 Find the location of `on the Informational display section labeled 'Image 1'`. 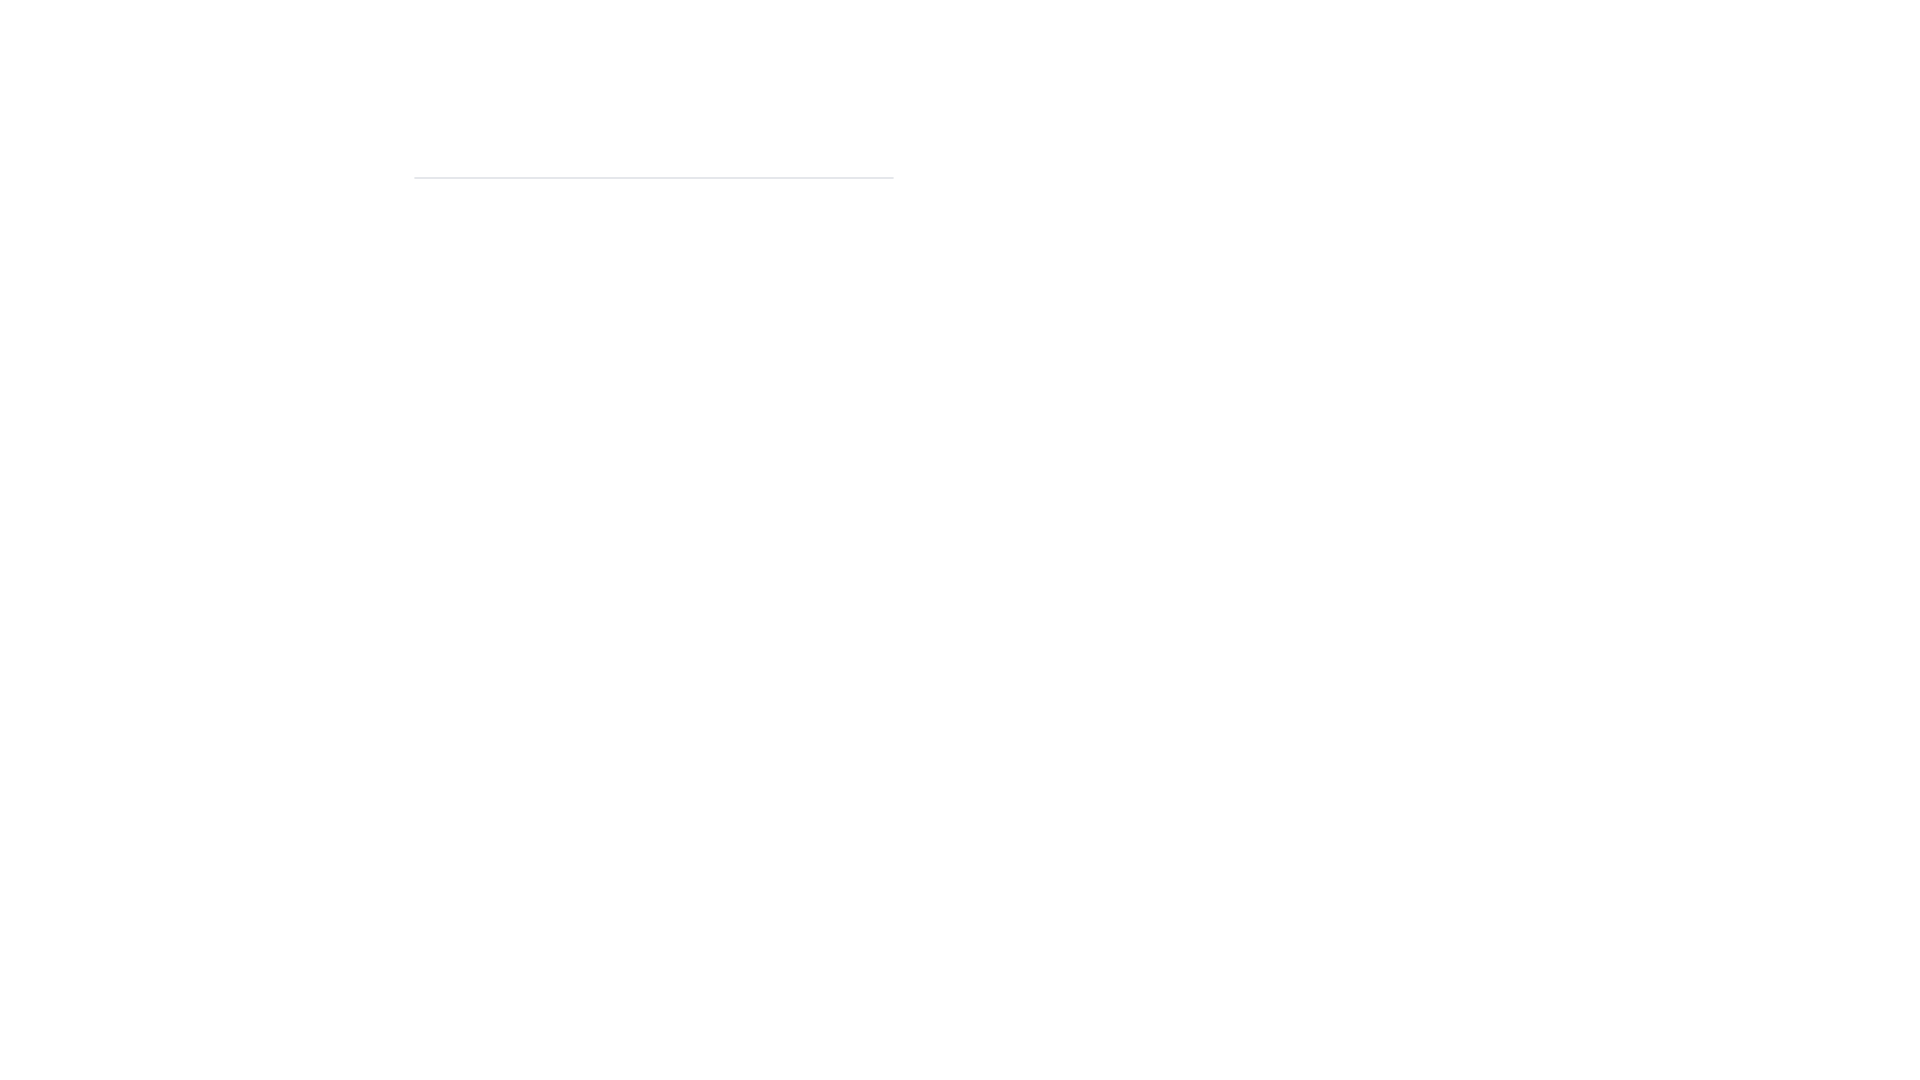

on the Informational display section labeled 'Image 1' is located at coordinates (653, 193).